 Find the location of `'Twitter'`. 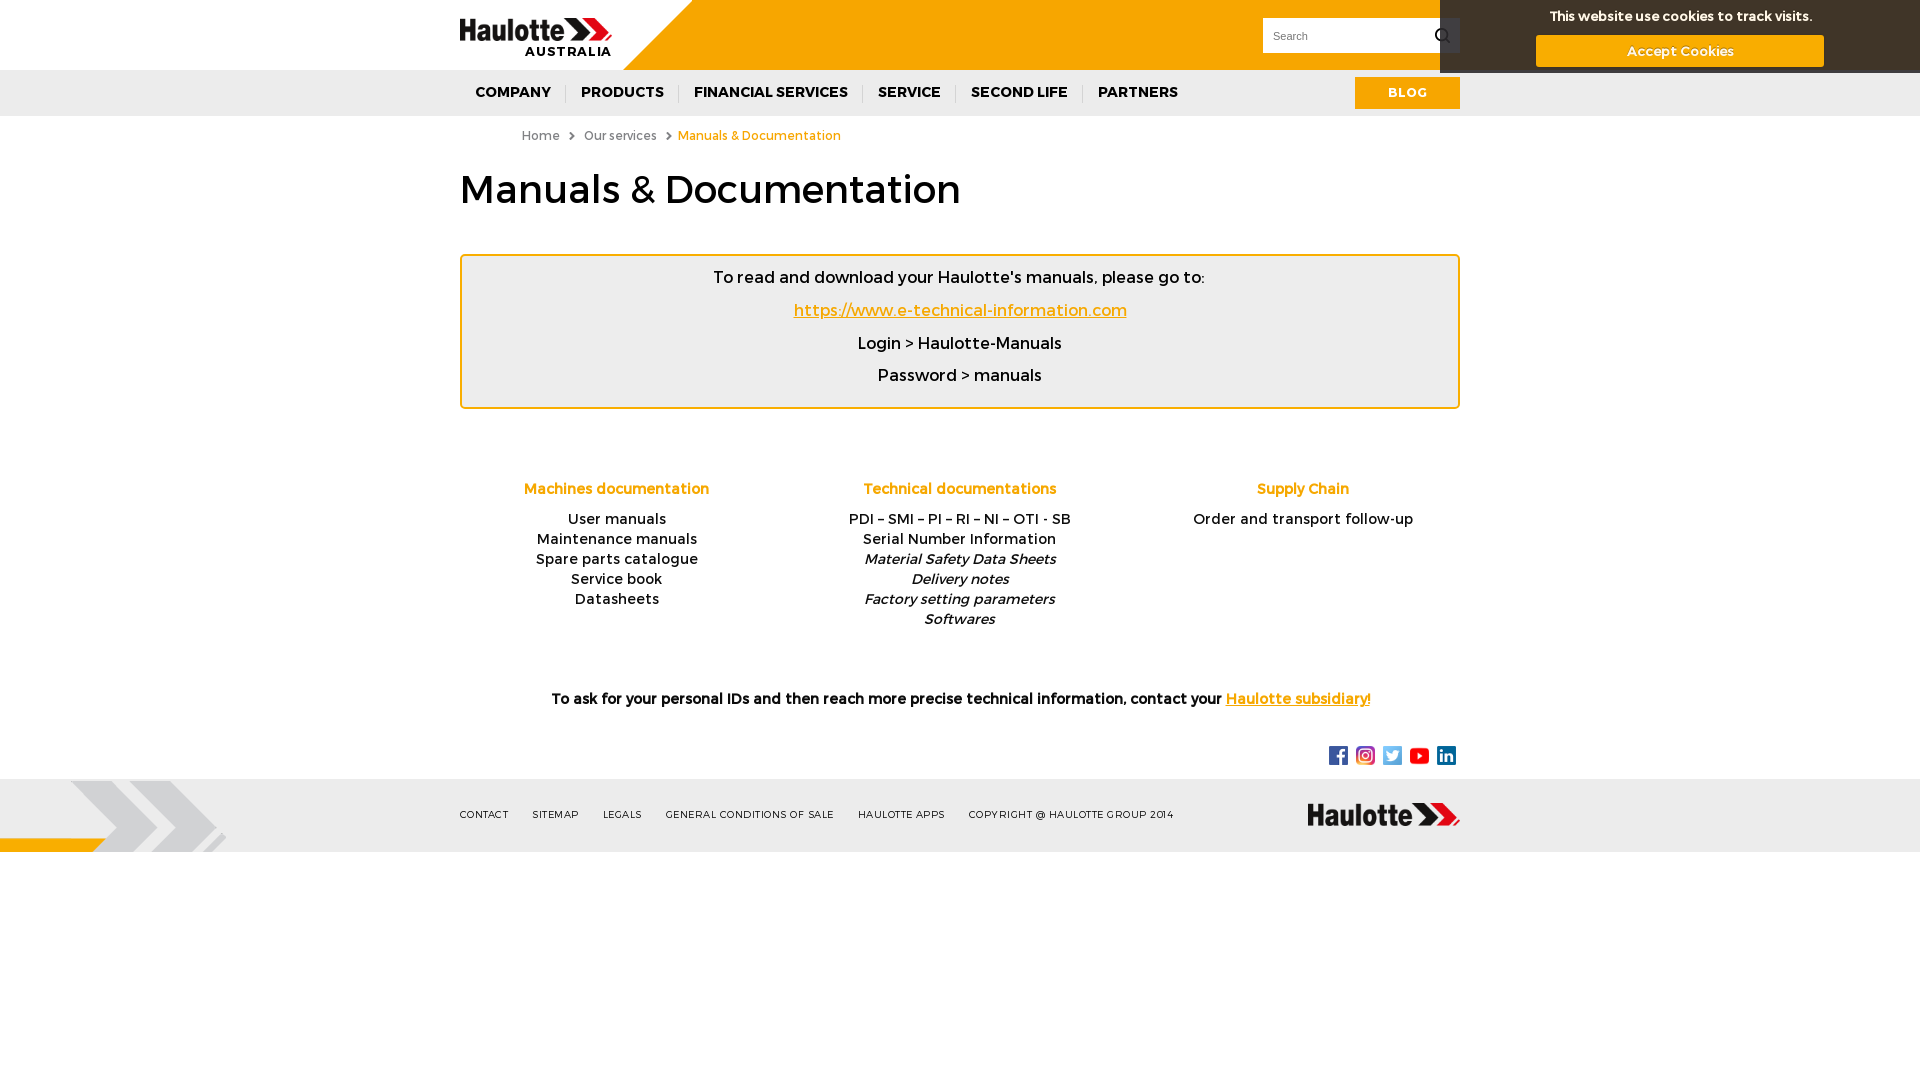

'Twitter' is located at coordinates (1391, 753).